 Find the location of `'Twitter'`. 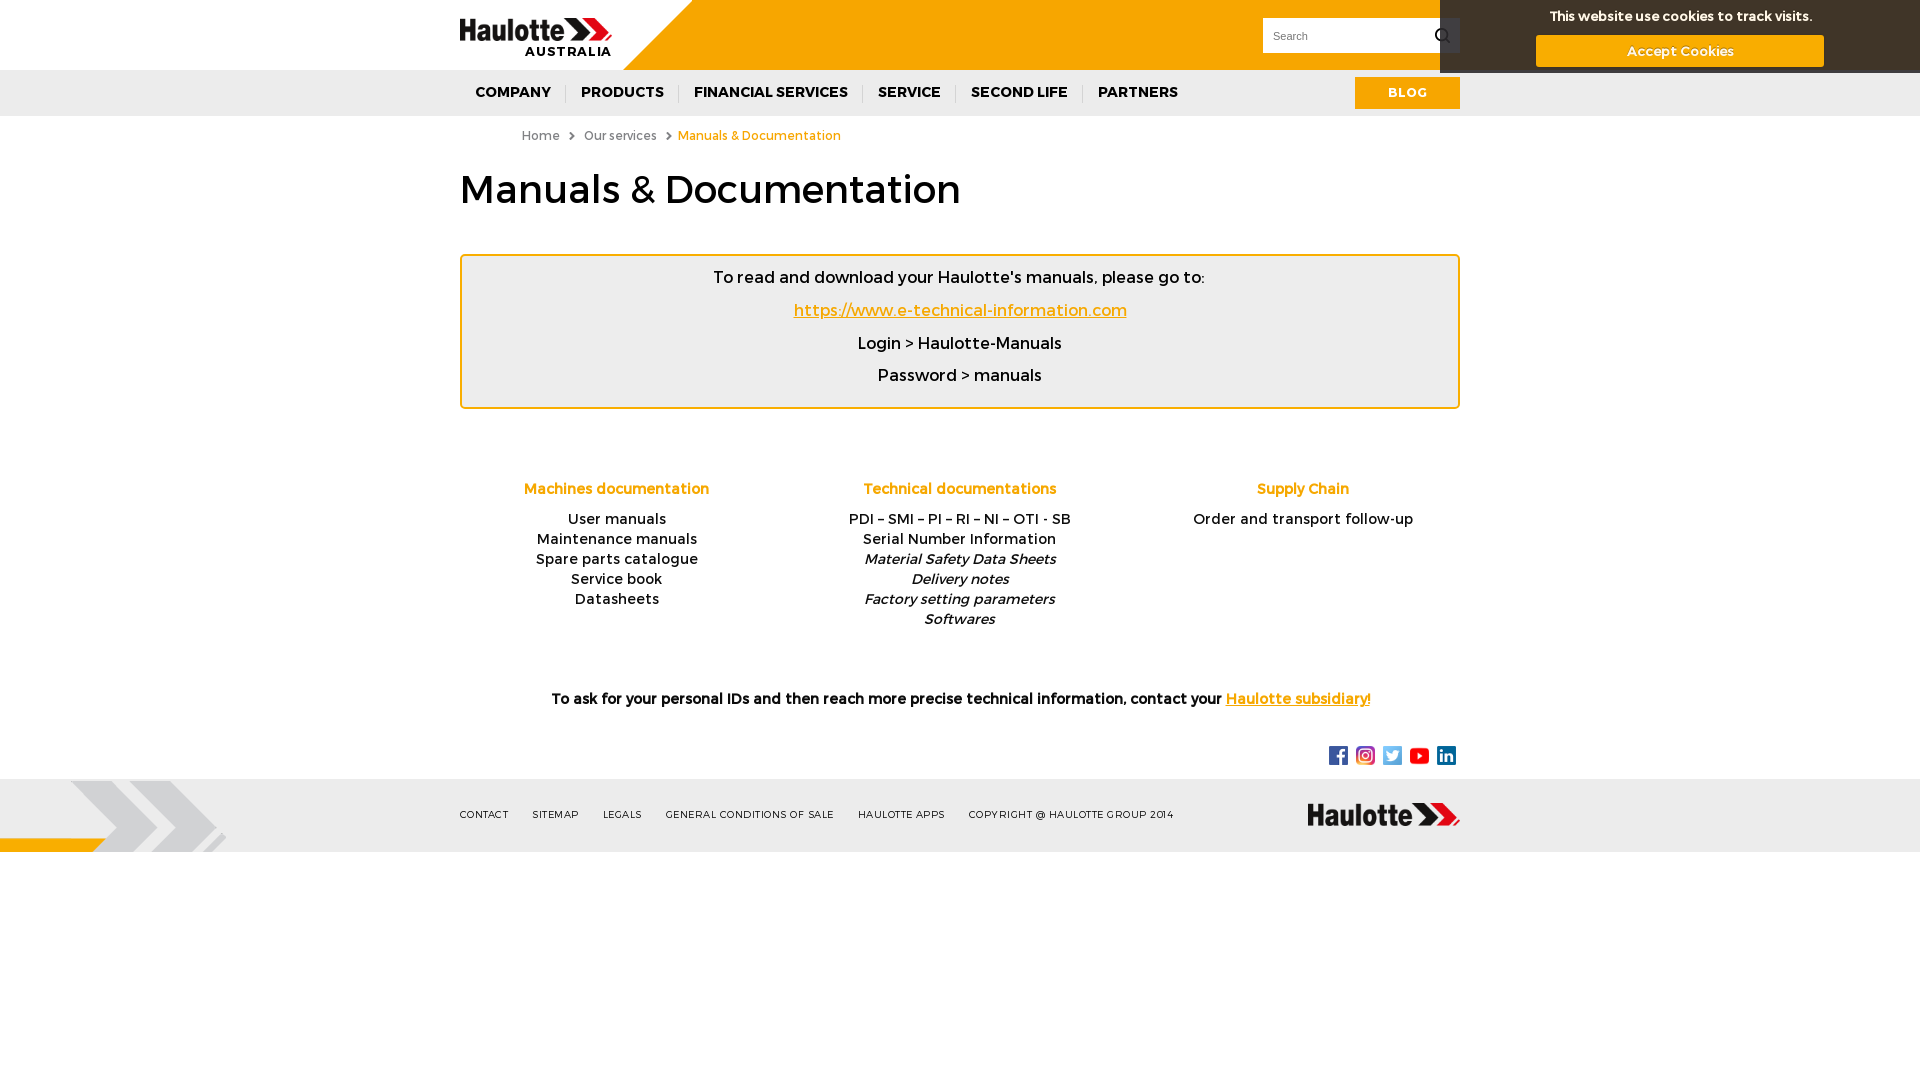

'Twitter' is located at coordinates (1391, 753).